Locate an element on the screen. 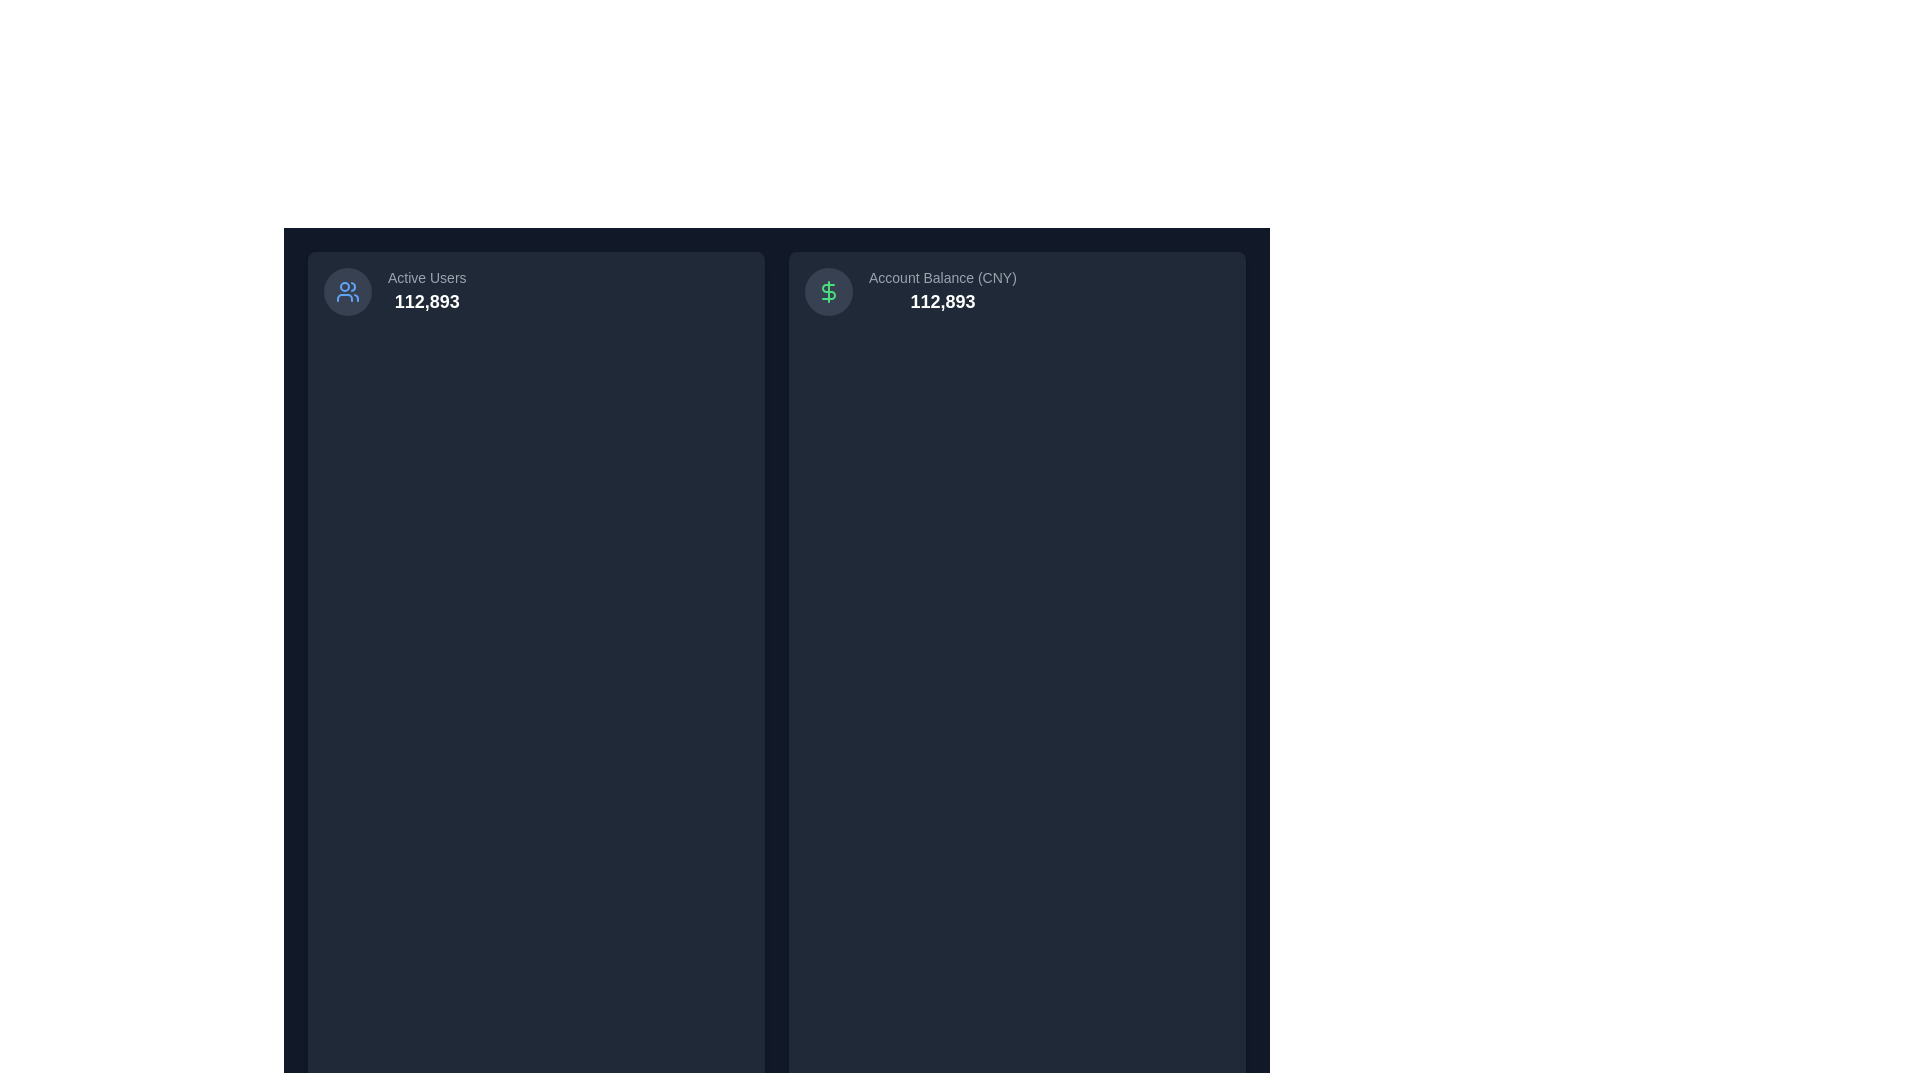 The width and height of the screenshot is (1920, 1080). the text label displaying 'Account Balance (CNY)' which is located at the top of a box containing a numerical value, styled in gray color on a dark background is located at coordinates (941, 277).